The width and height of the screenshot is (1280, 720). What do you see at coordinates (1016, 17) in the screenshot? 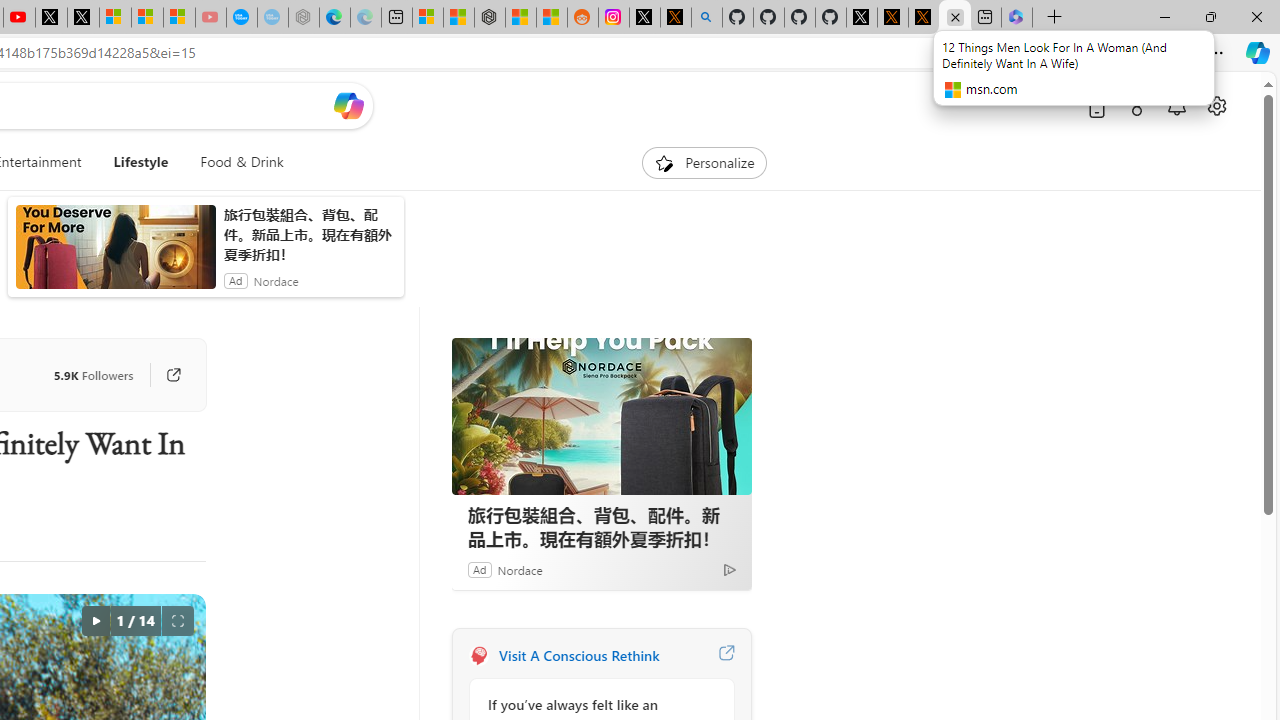
I see `'Login | Microsoft 365'` at bounding box center [1016, 17].